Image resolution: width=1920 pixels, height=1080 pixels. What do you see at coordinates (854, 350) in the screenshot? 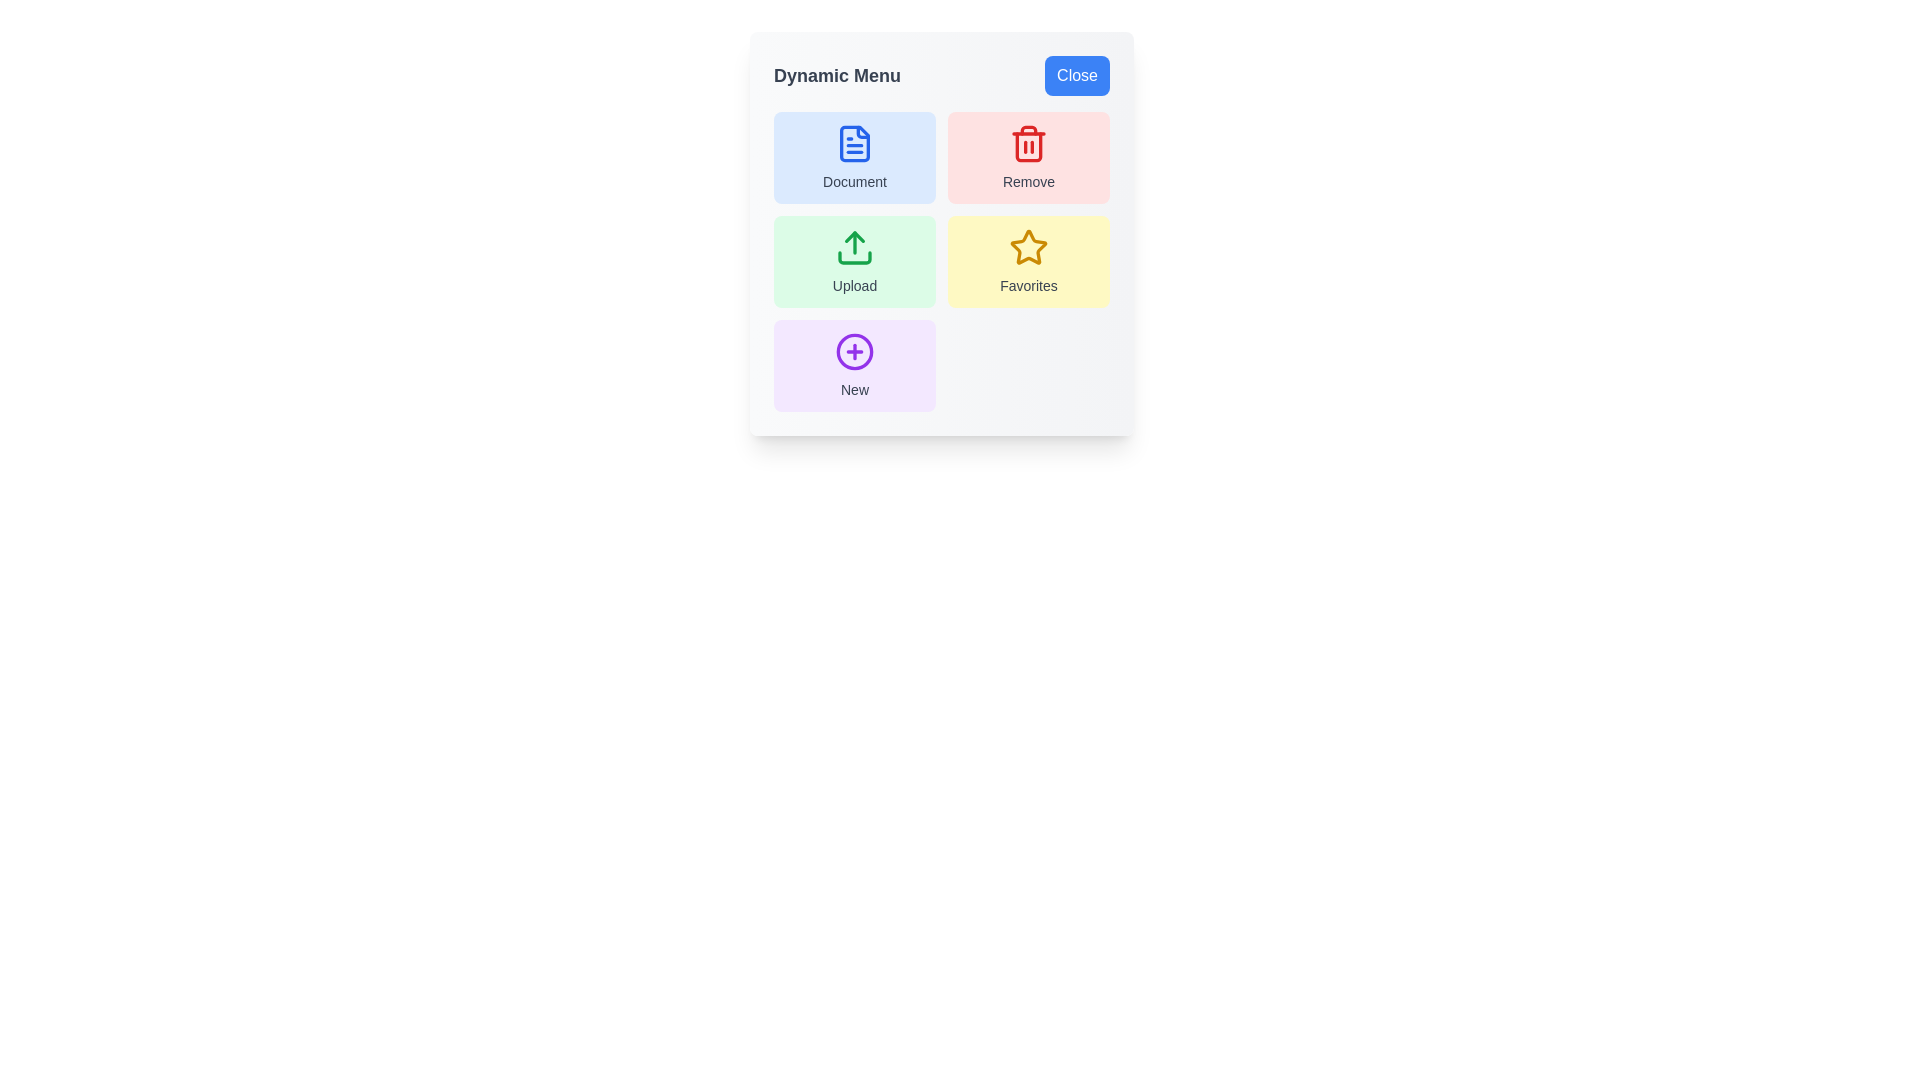
I see `the circular icon with a '+' symbol that has a purple outline and is part of the 'New' label in the bottom-left section of the grid` at bounding box center [854, 350].